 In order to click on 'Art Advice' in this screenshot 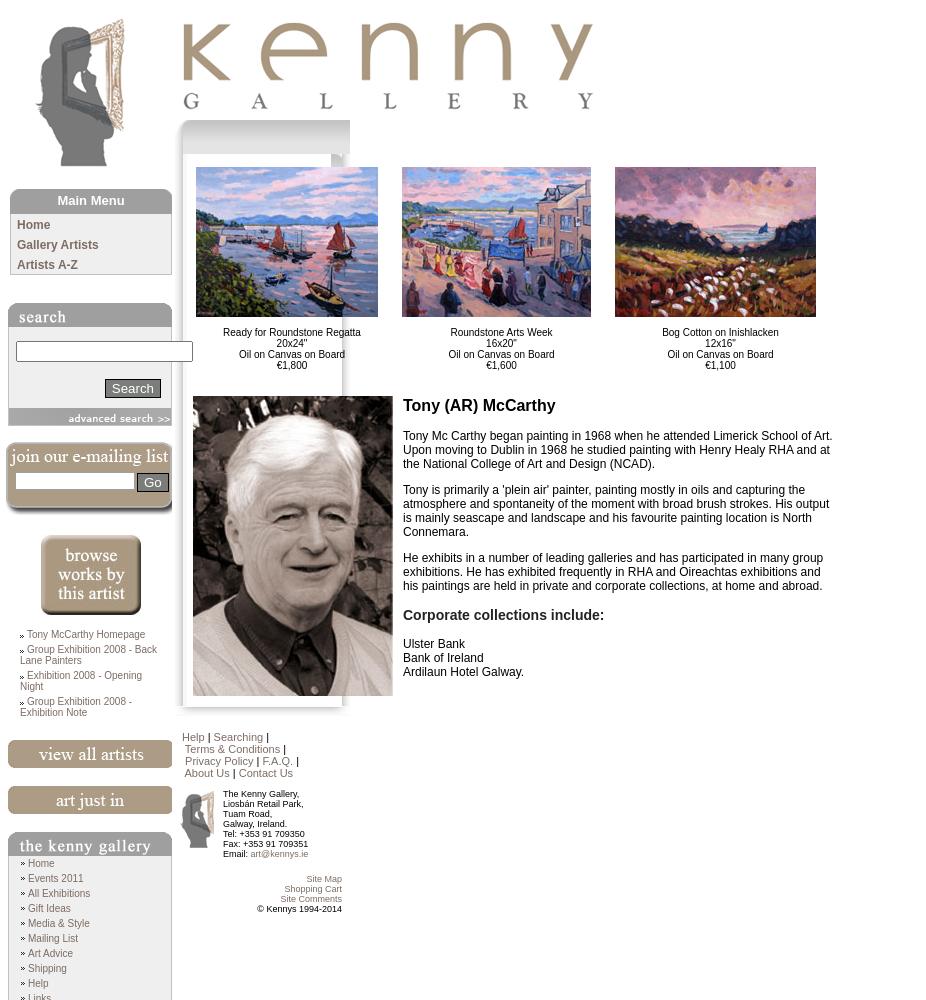, I will do `click(26, 952)`.